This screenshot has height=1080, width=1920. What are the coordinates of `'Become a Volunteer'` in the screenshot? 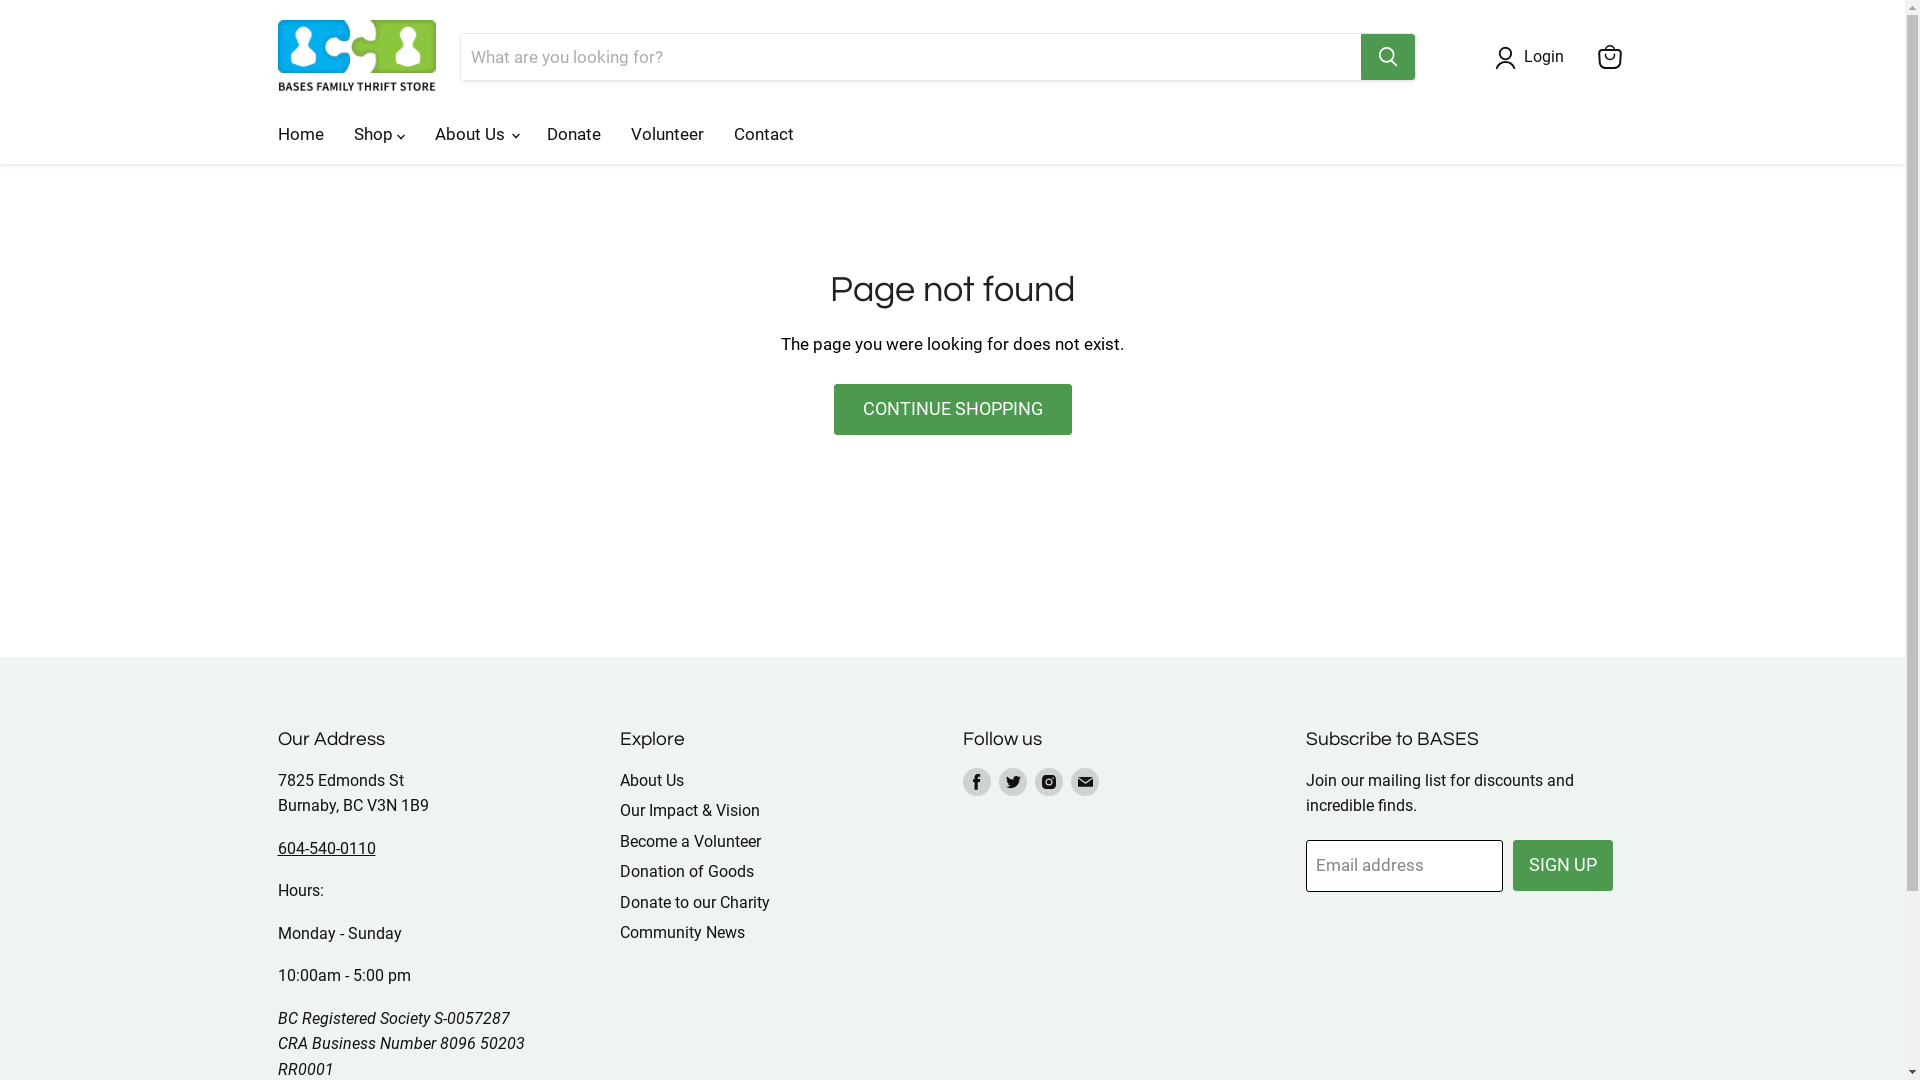 It's located at (690, 841).